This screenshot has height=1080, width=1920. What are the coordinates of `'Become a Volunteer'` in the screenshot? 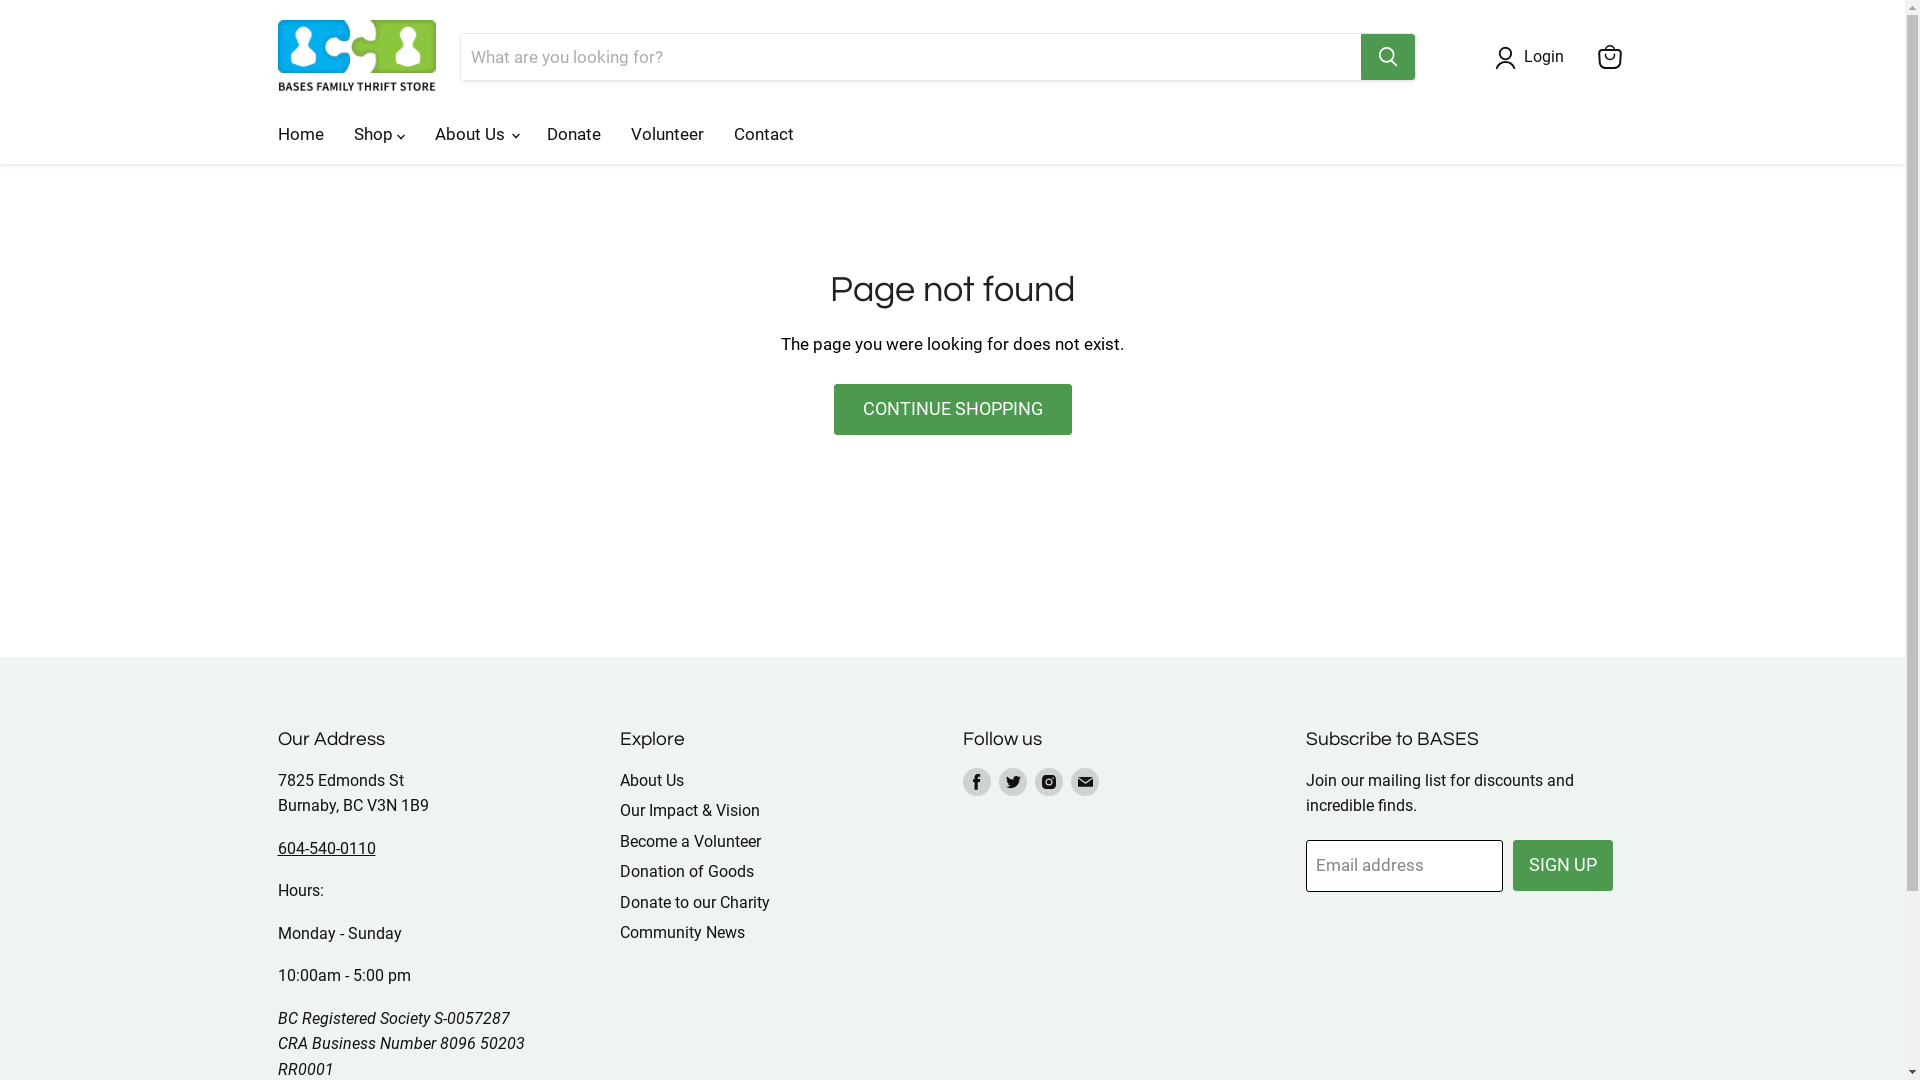 It's located at (690, 841).